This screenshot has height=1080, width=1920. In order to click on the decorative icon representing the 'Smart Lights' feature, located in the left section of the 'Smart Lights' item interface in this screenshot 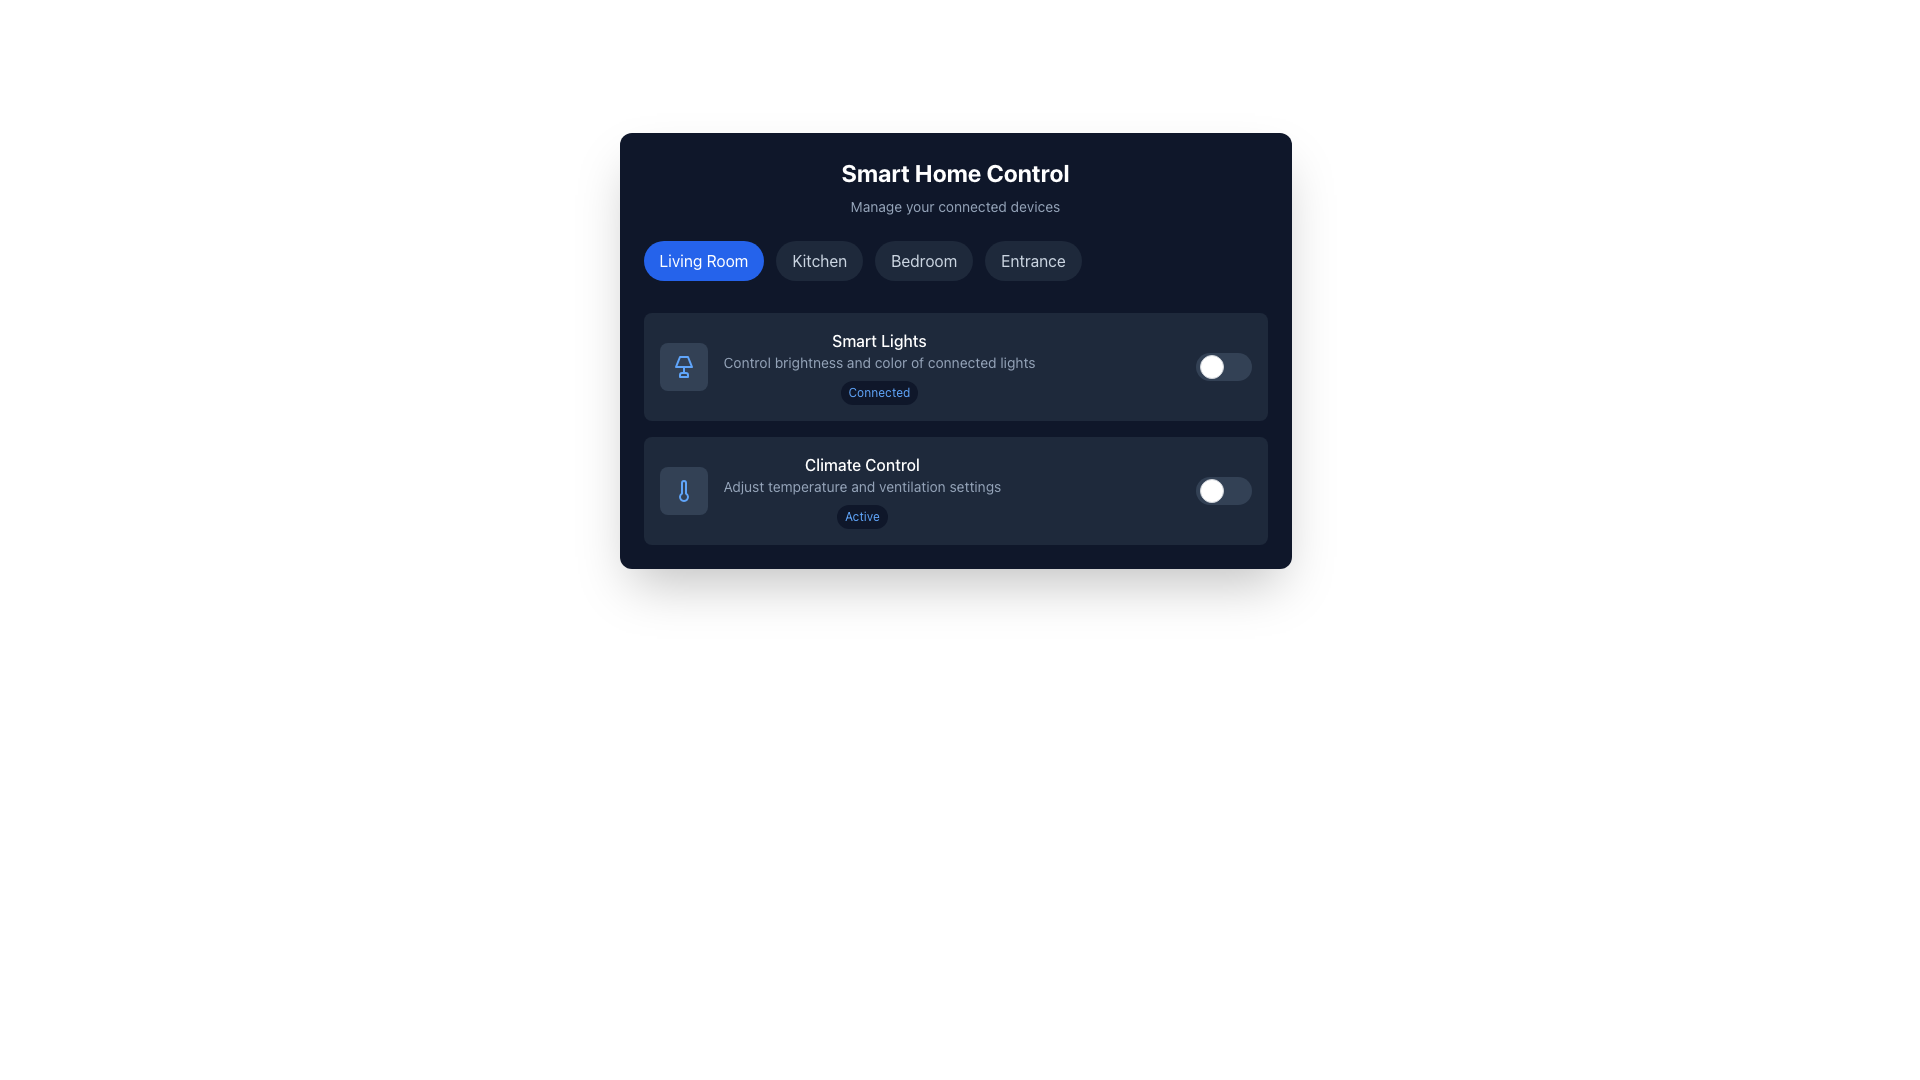, I will do `click(683, 366)`.